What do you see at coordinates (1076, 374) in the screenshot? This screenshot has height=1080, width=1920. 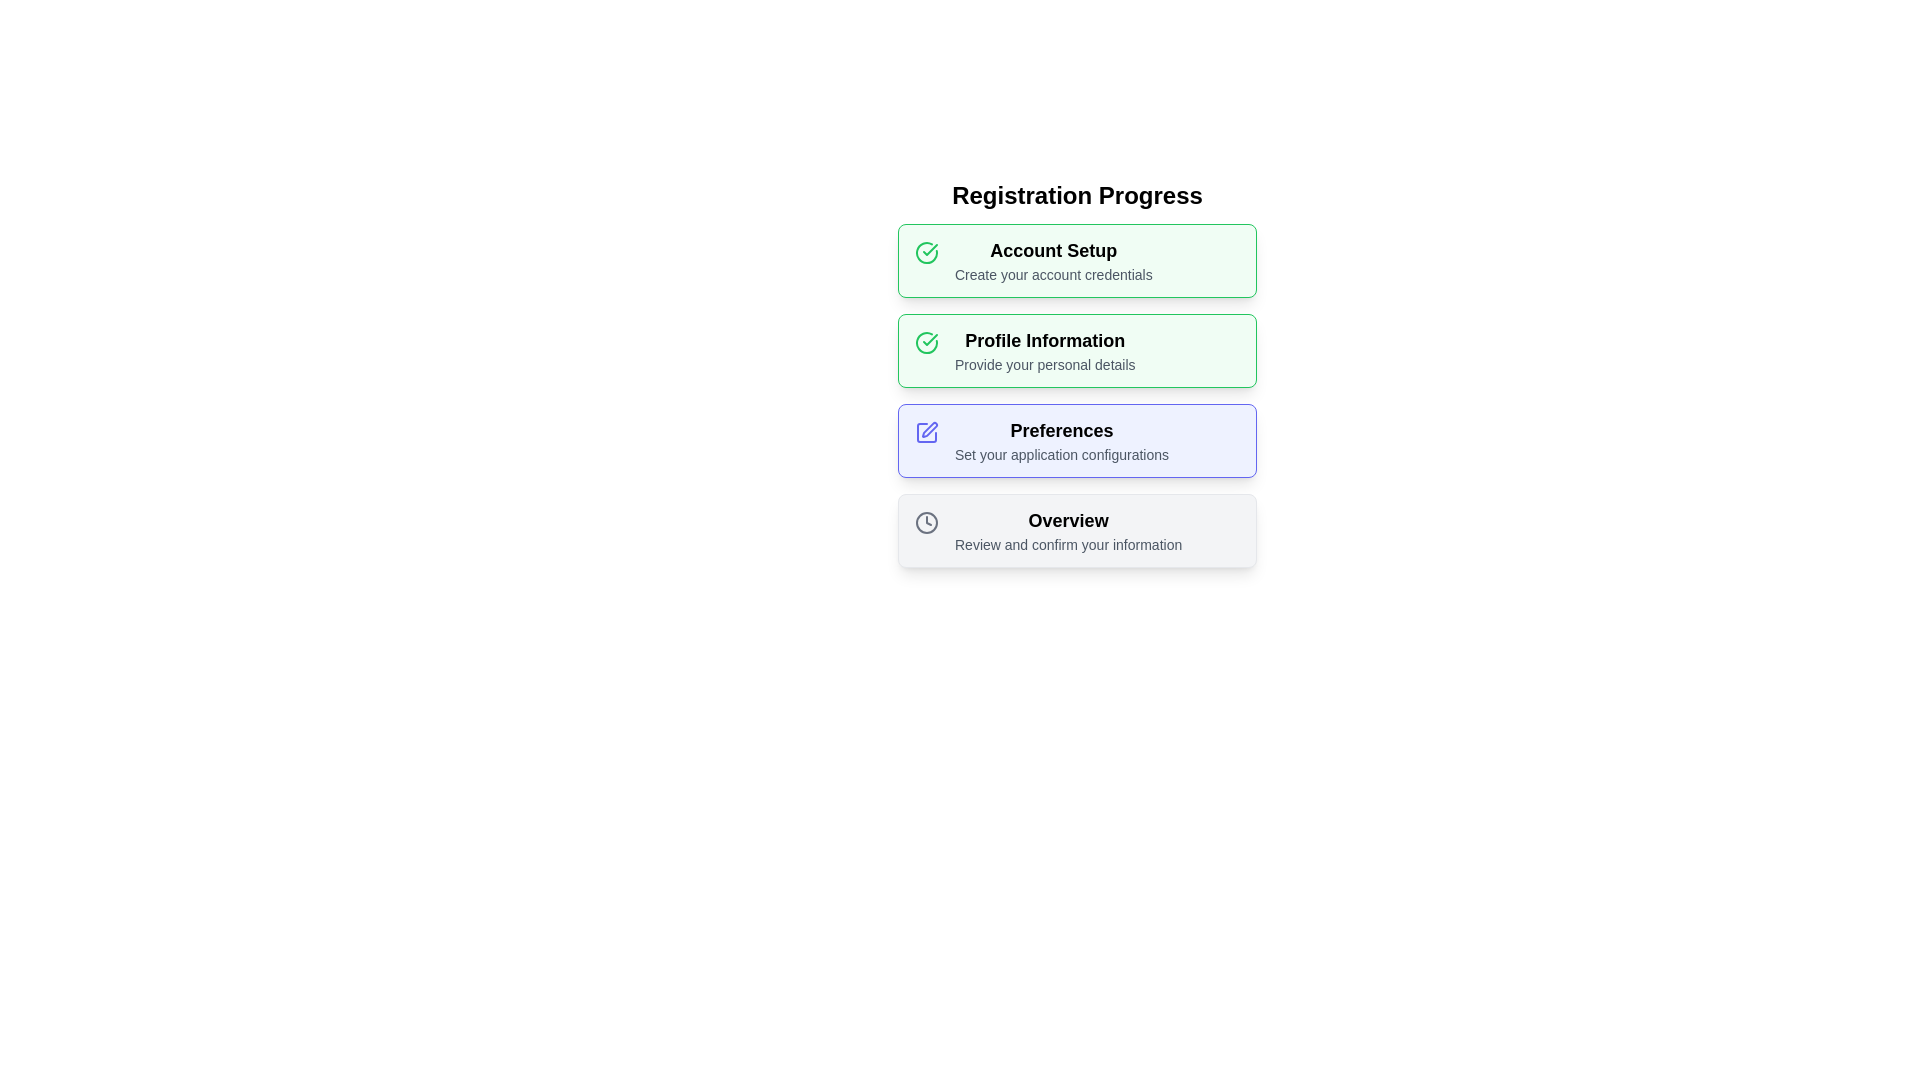 I see `the 'Profile Information' progress tracker step, which is the second step in the vertical list of a registration form, indicated by a green checkmark icon for completion` at bounding box center [1076, 374].